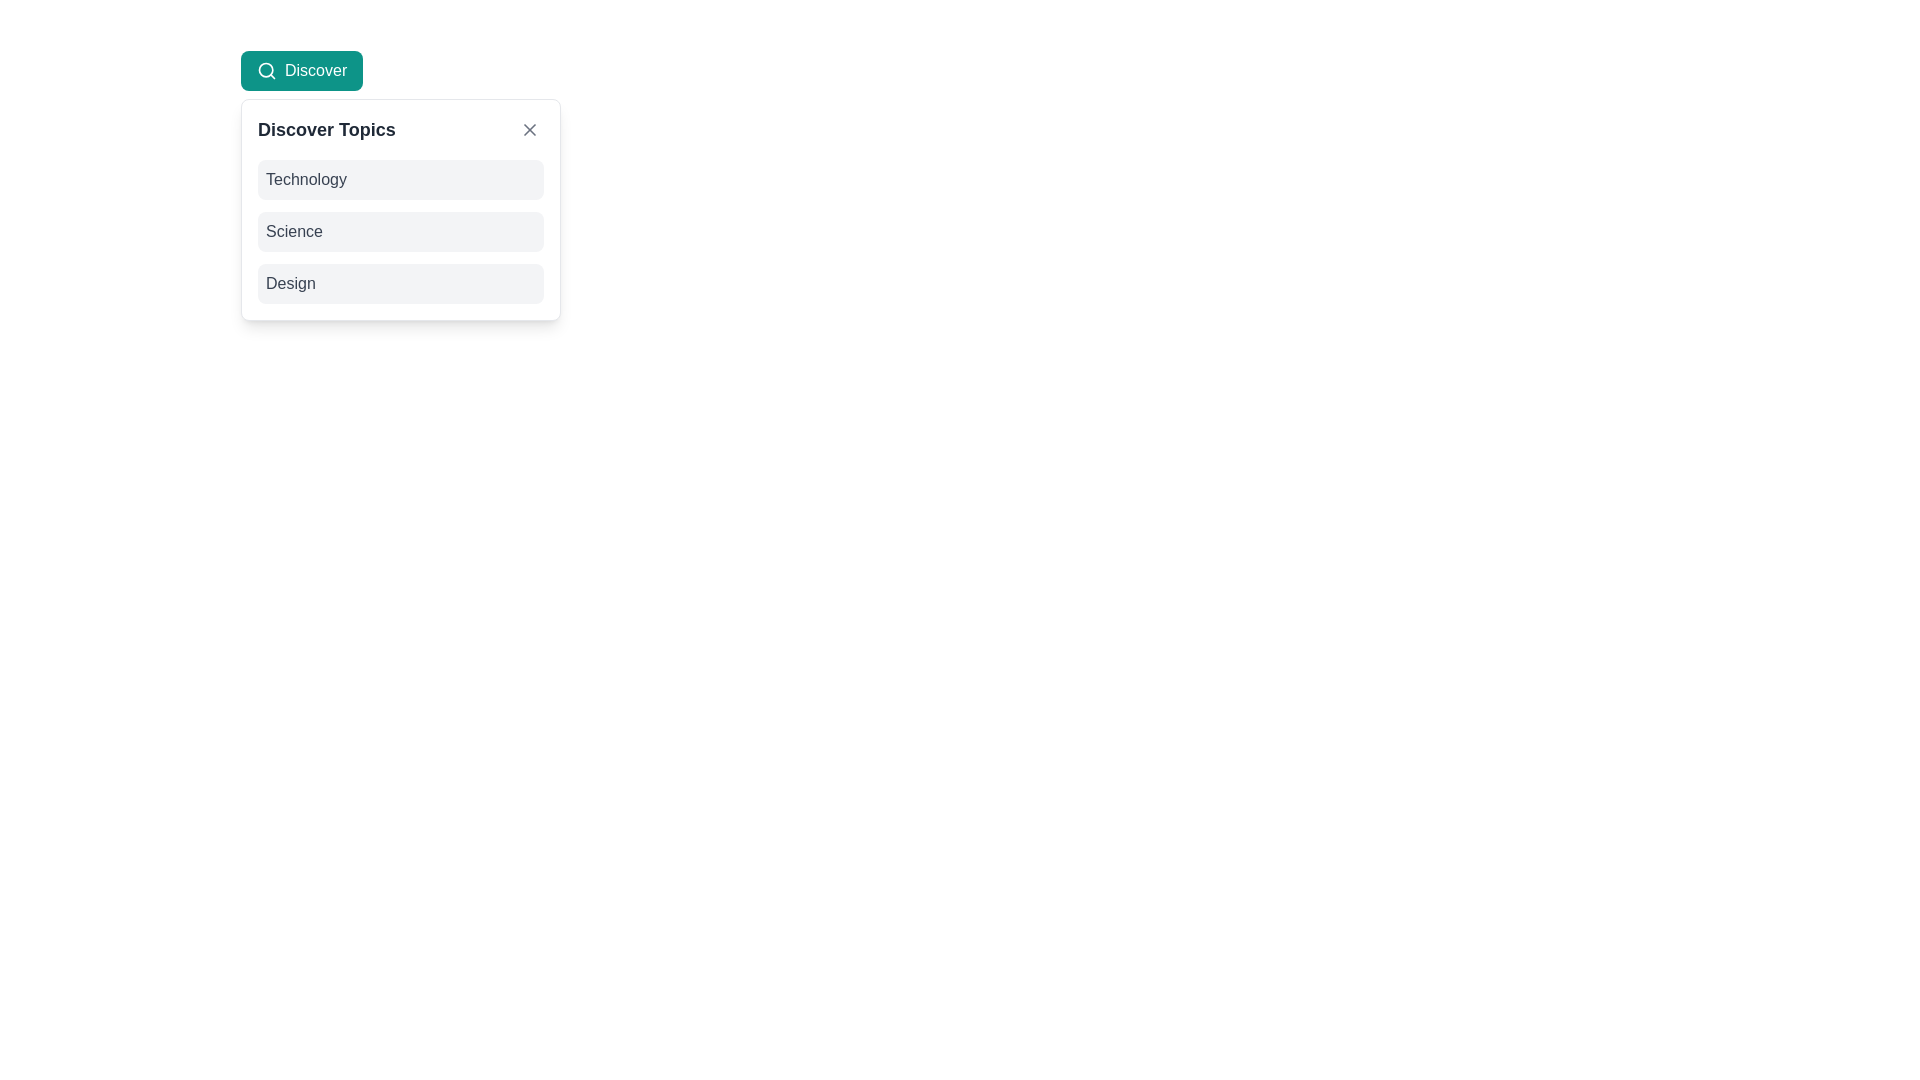 The image size is (1920, 1080). What do you see at coordinates (529, 130) in the screenshot?
I see `the closing button located at the top-right corner of the 'Discover Topics' panel` at bounding box center [529, 130].